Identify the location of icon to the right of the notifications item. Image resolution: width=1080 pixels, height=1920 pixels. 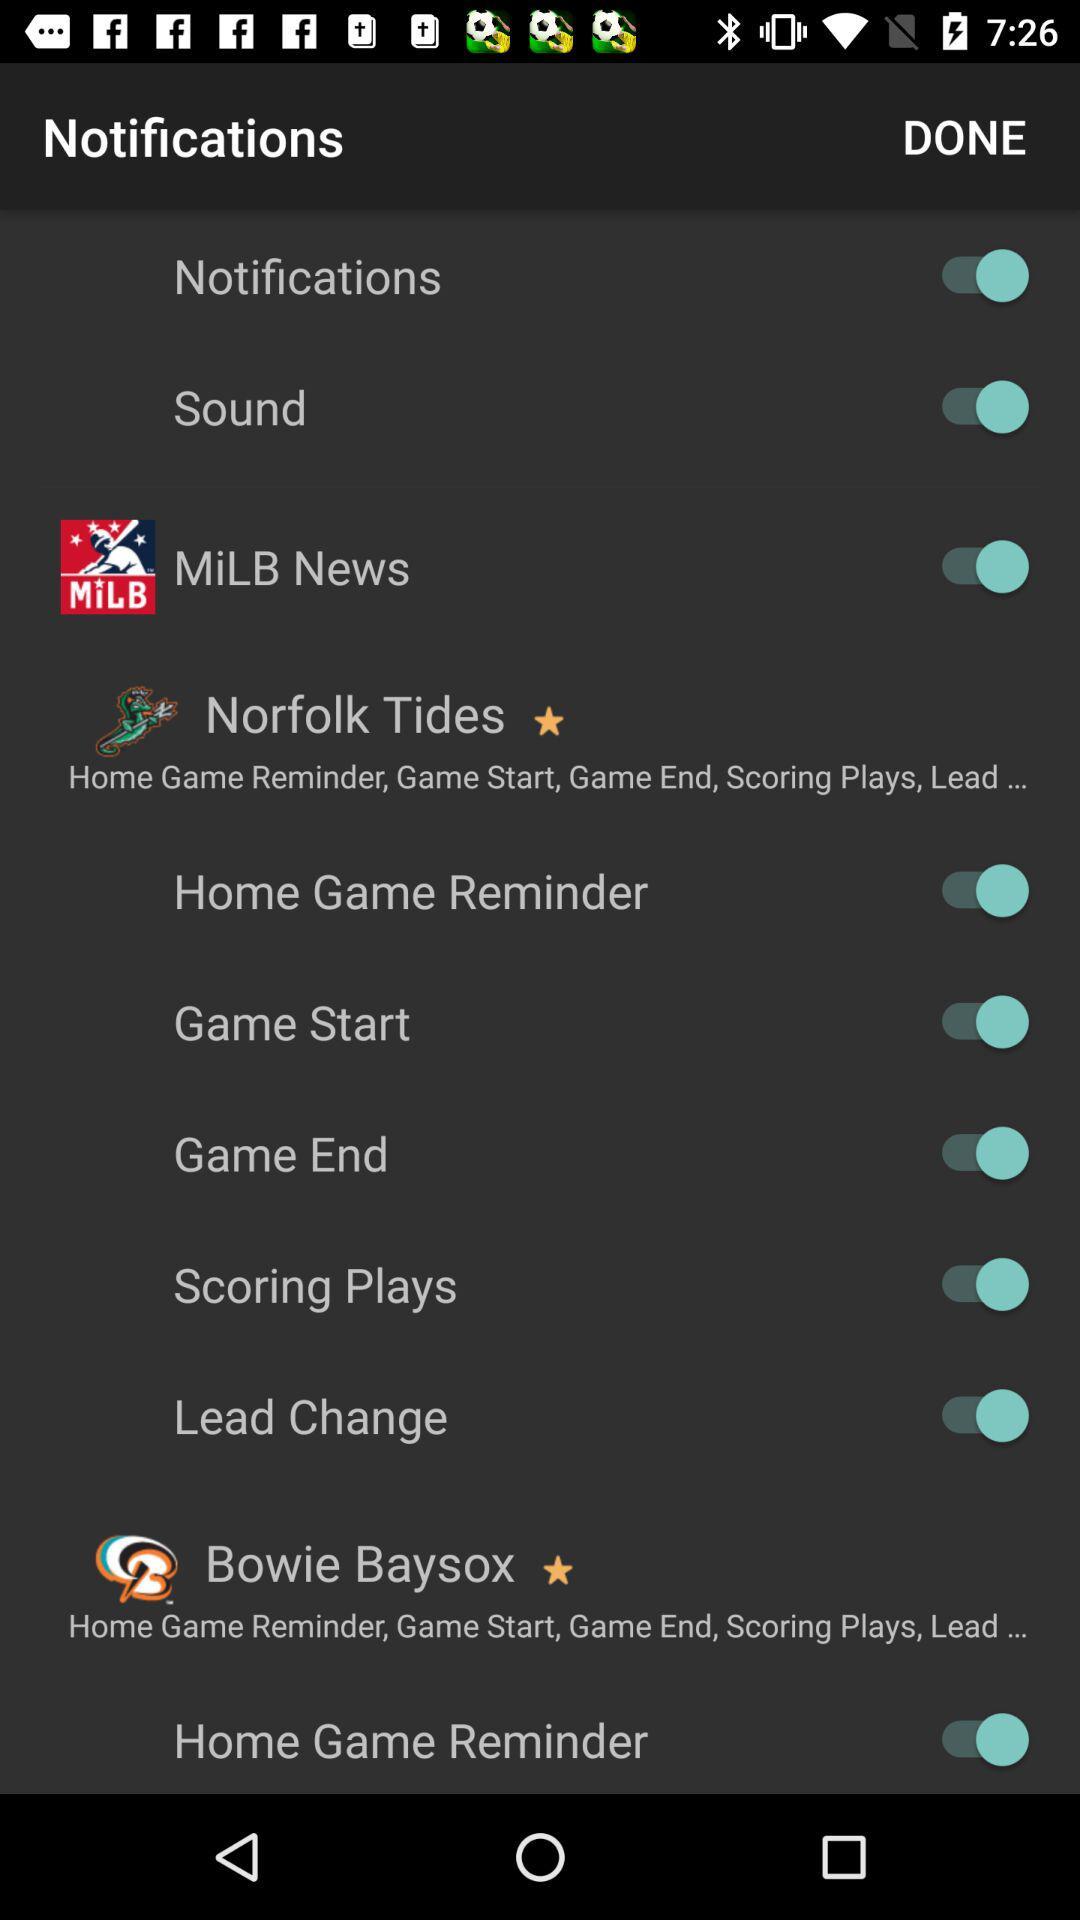
(963, 135).